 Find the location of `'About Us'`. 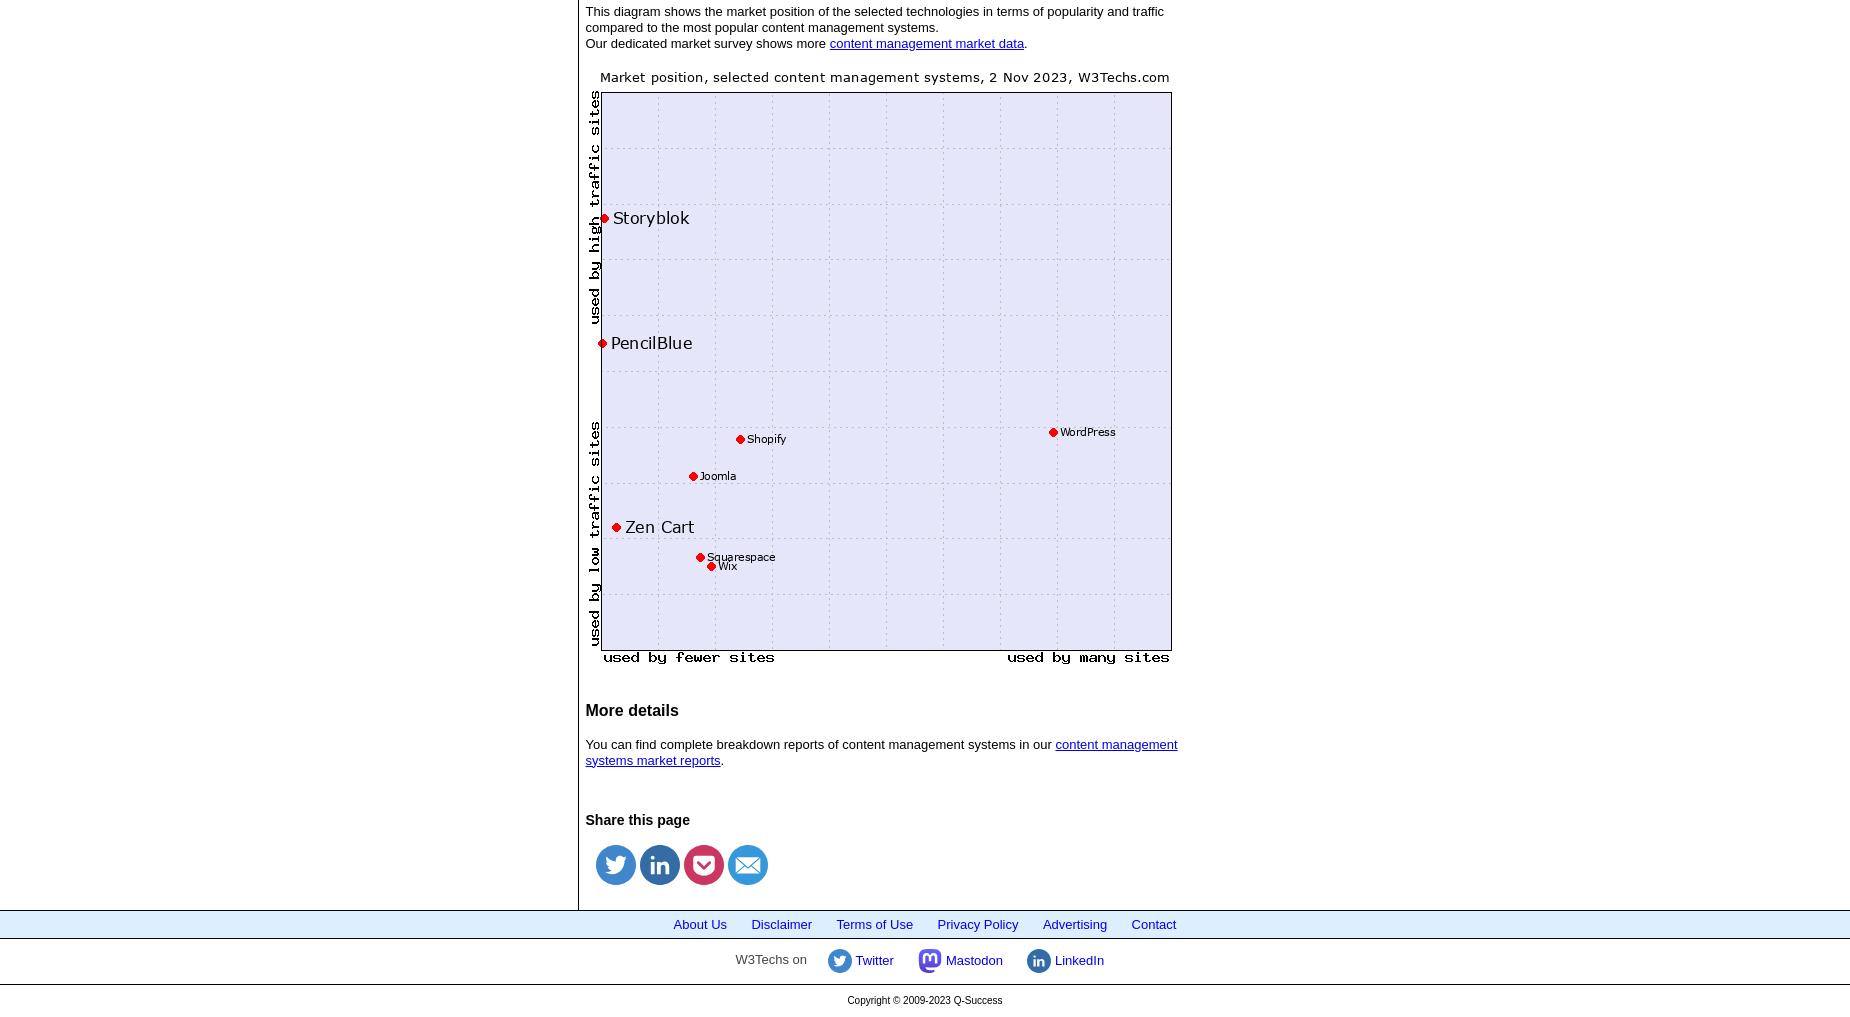

'About Us' is located at coordinates (700, 922).